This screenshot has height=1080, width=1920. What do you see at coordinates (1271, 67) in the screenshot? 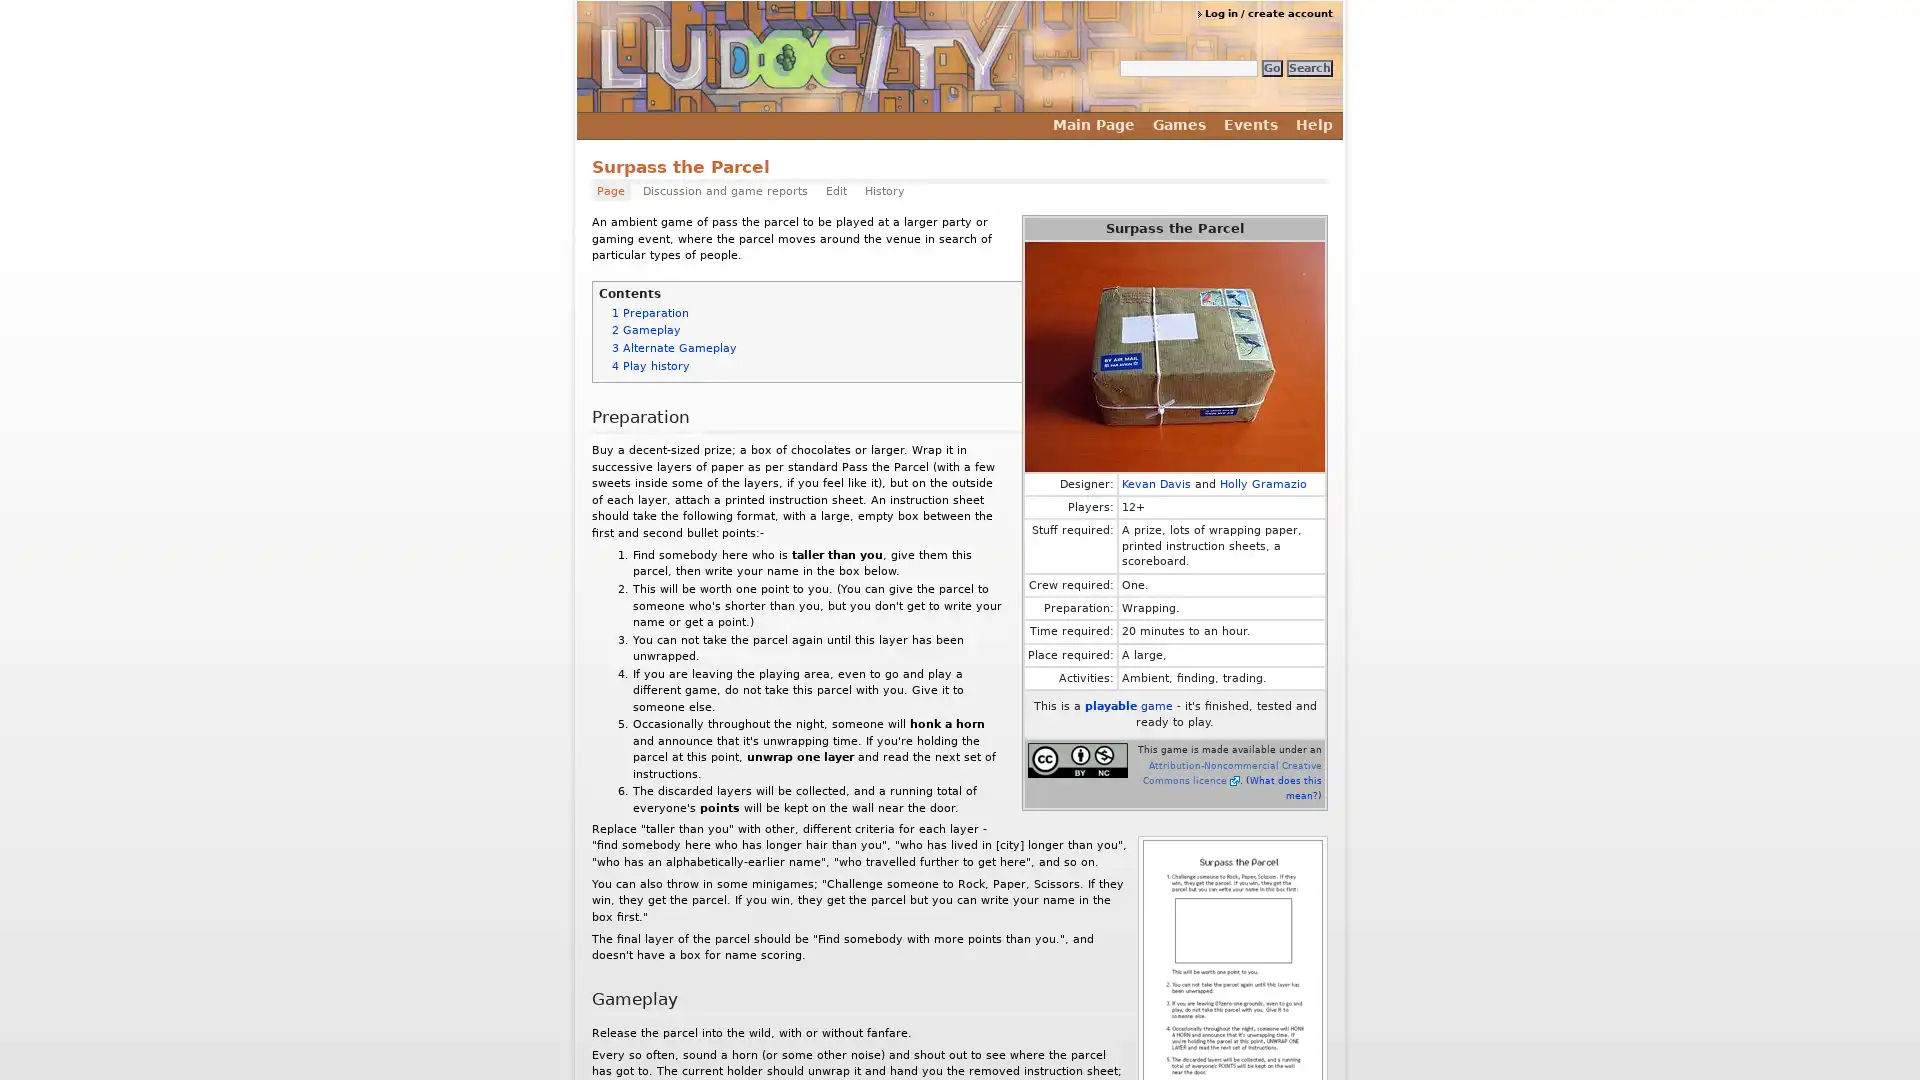
I see `Go` at bounding box center [1271, 67].